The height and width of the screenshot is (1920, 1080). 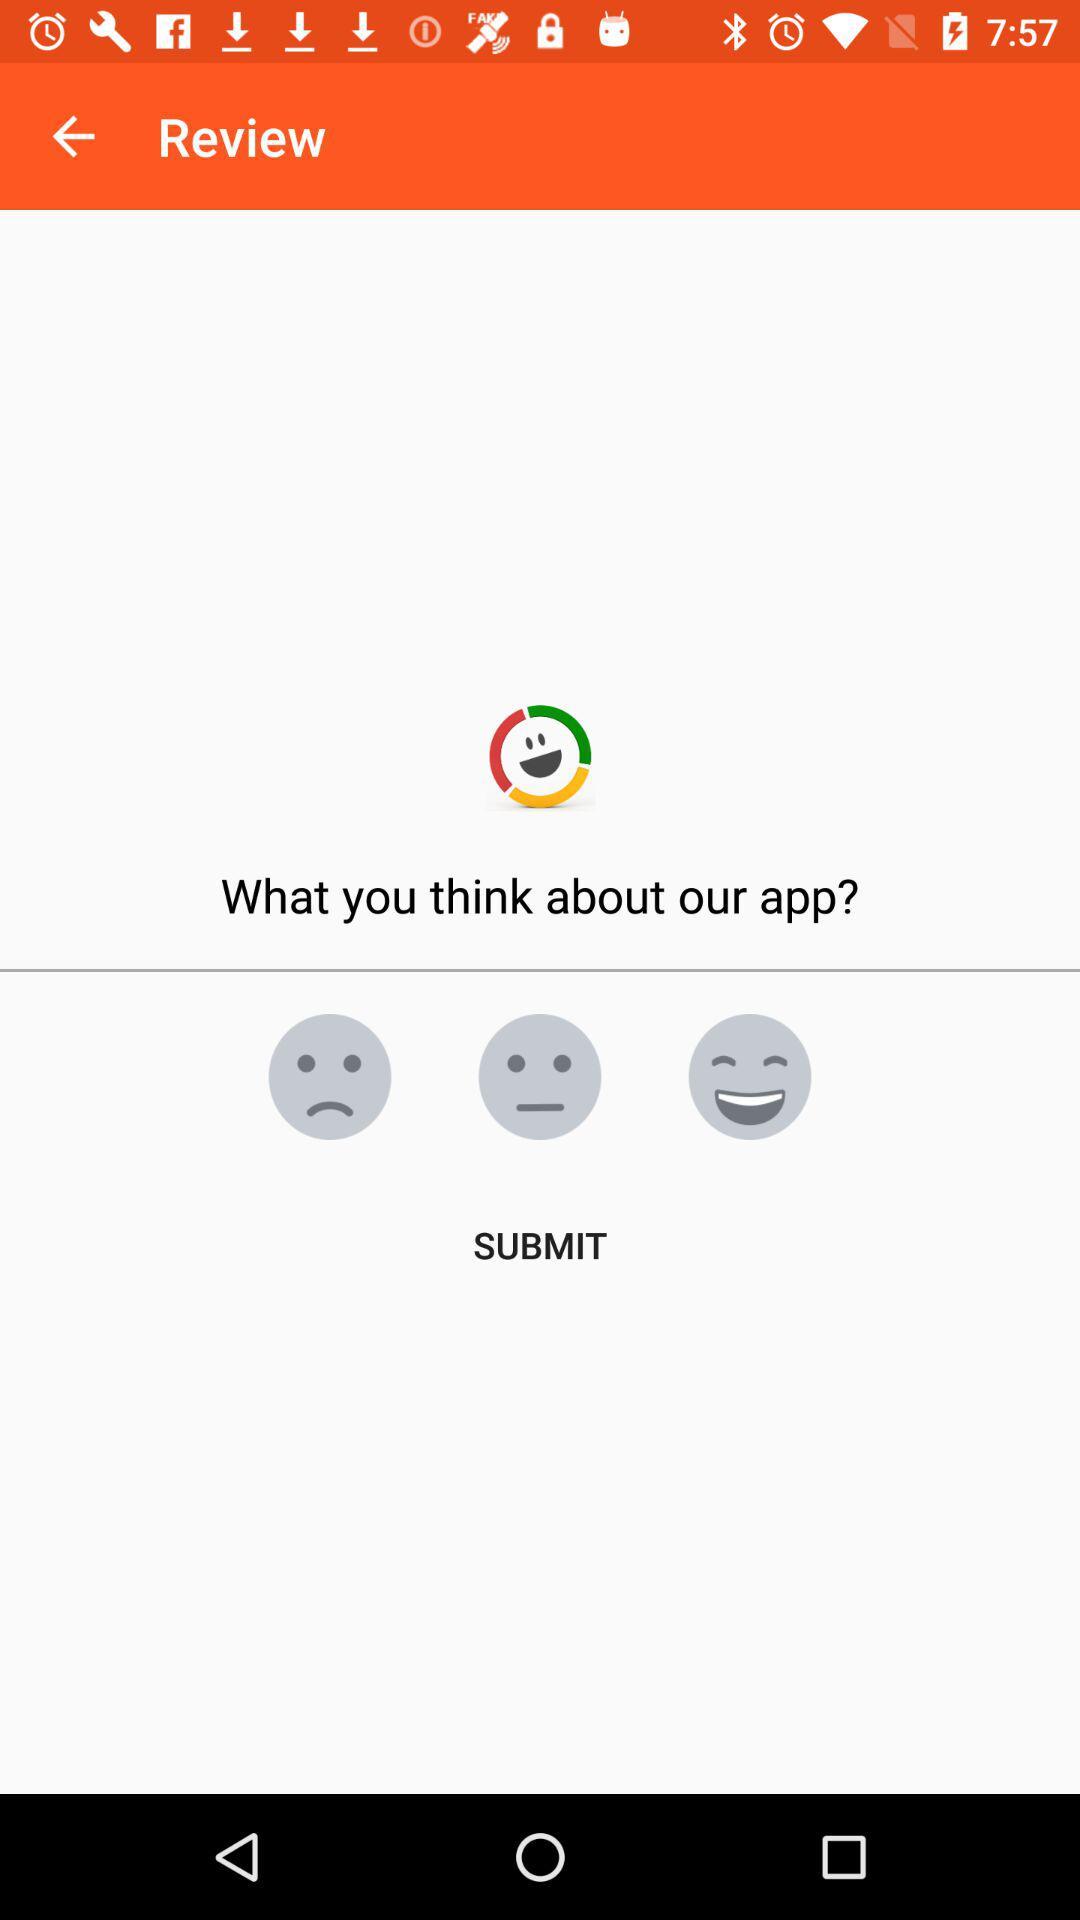 What do you see at coordinates (749, 1075) in the screenshot?
I see `happy emoji` at bounding box center [749, 1075].